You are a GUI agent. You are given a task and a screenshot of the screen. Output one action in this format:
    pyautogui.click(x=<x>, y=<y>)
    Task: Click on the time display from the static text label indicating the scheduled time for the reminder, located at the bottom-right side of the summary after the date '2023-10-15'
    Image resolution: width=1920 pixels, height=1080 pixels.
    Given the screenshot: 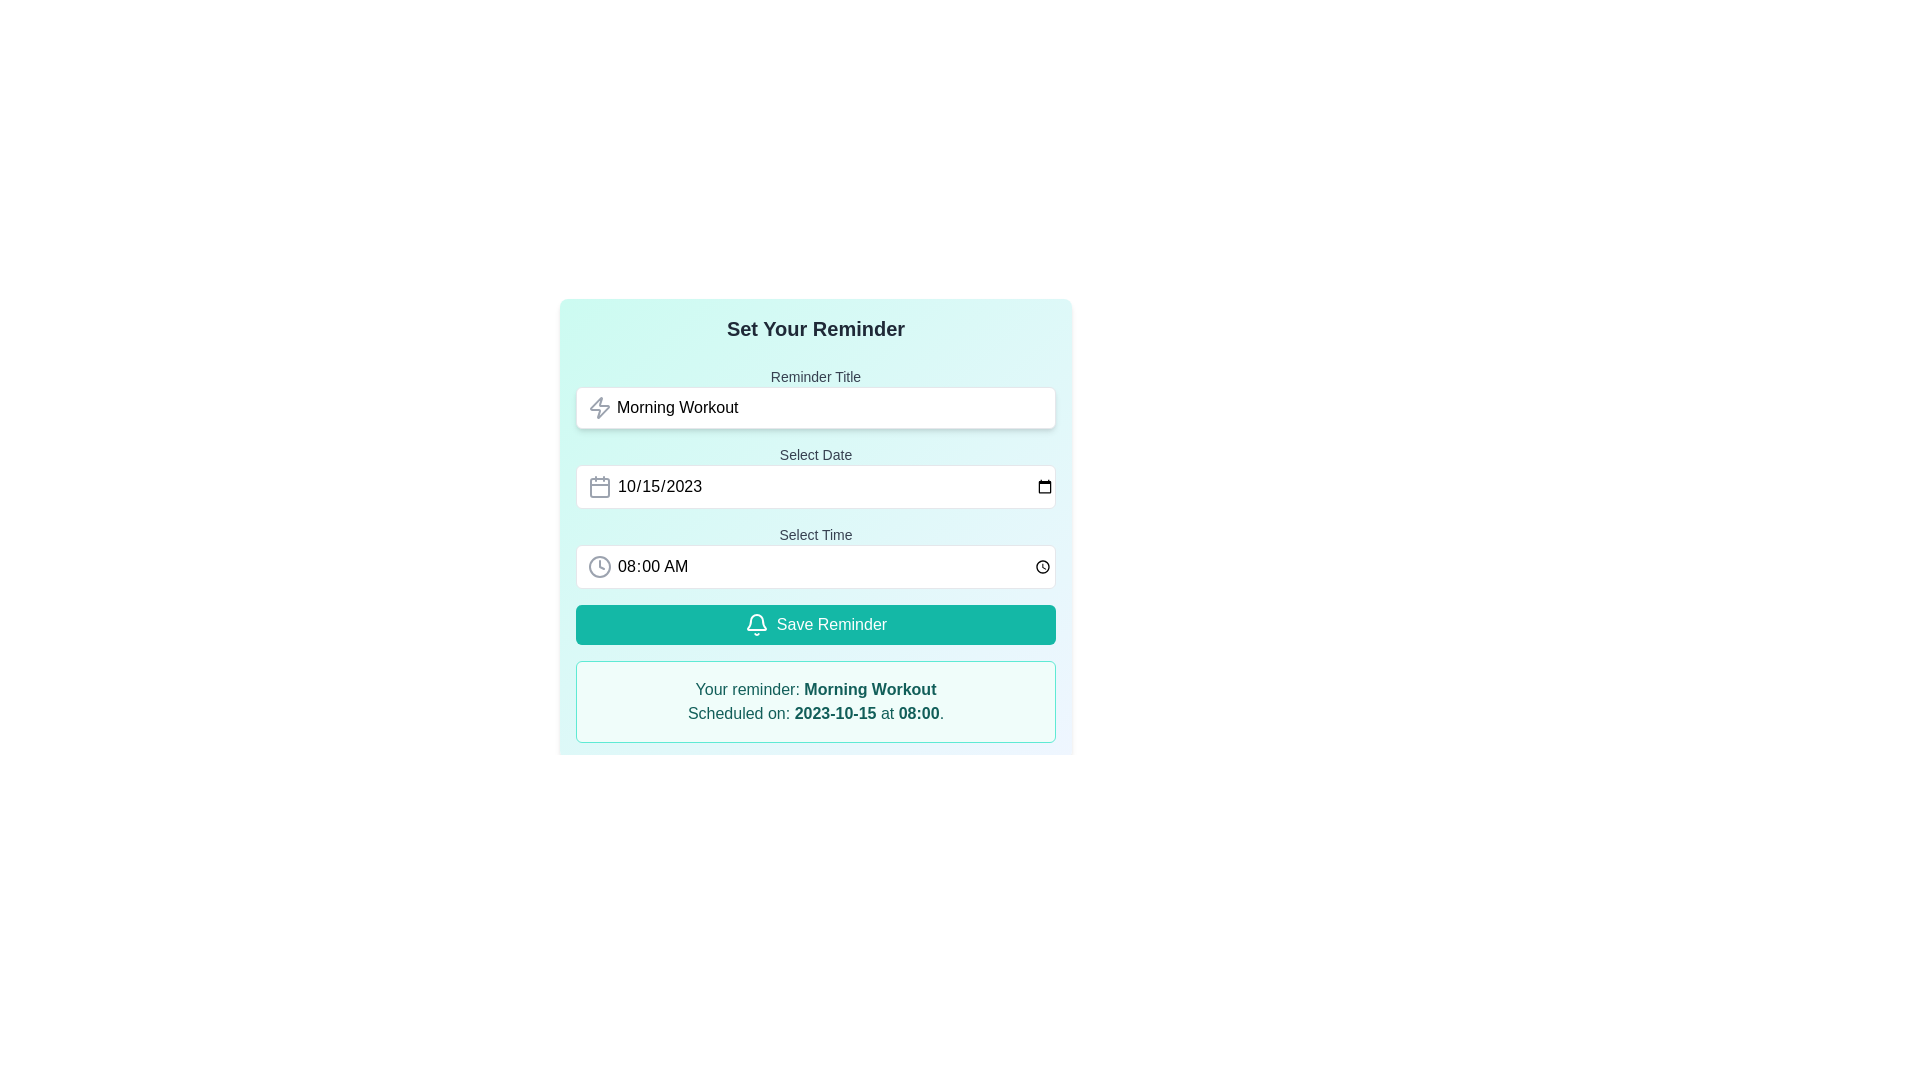 What is the action you would take?
    pyautogui.click(x=918, y=712)
    